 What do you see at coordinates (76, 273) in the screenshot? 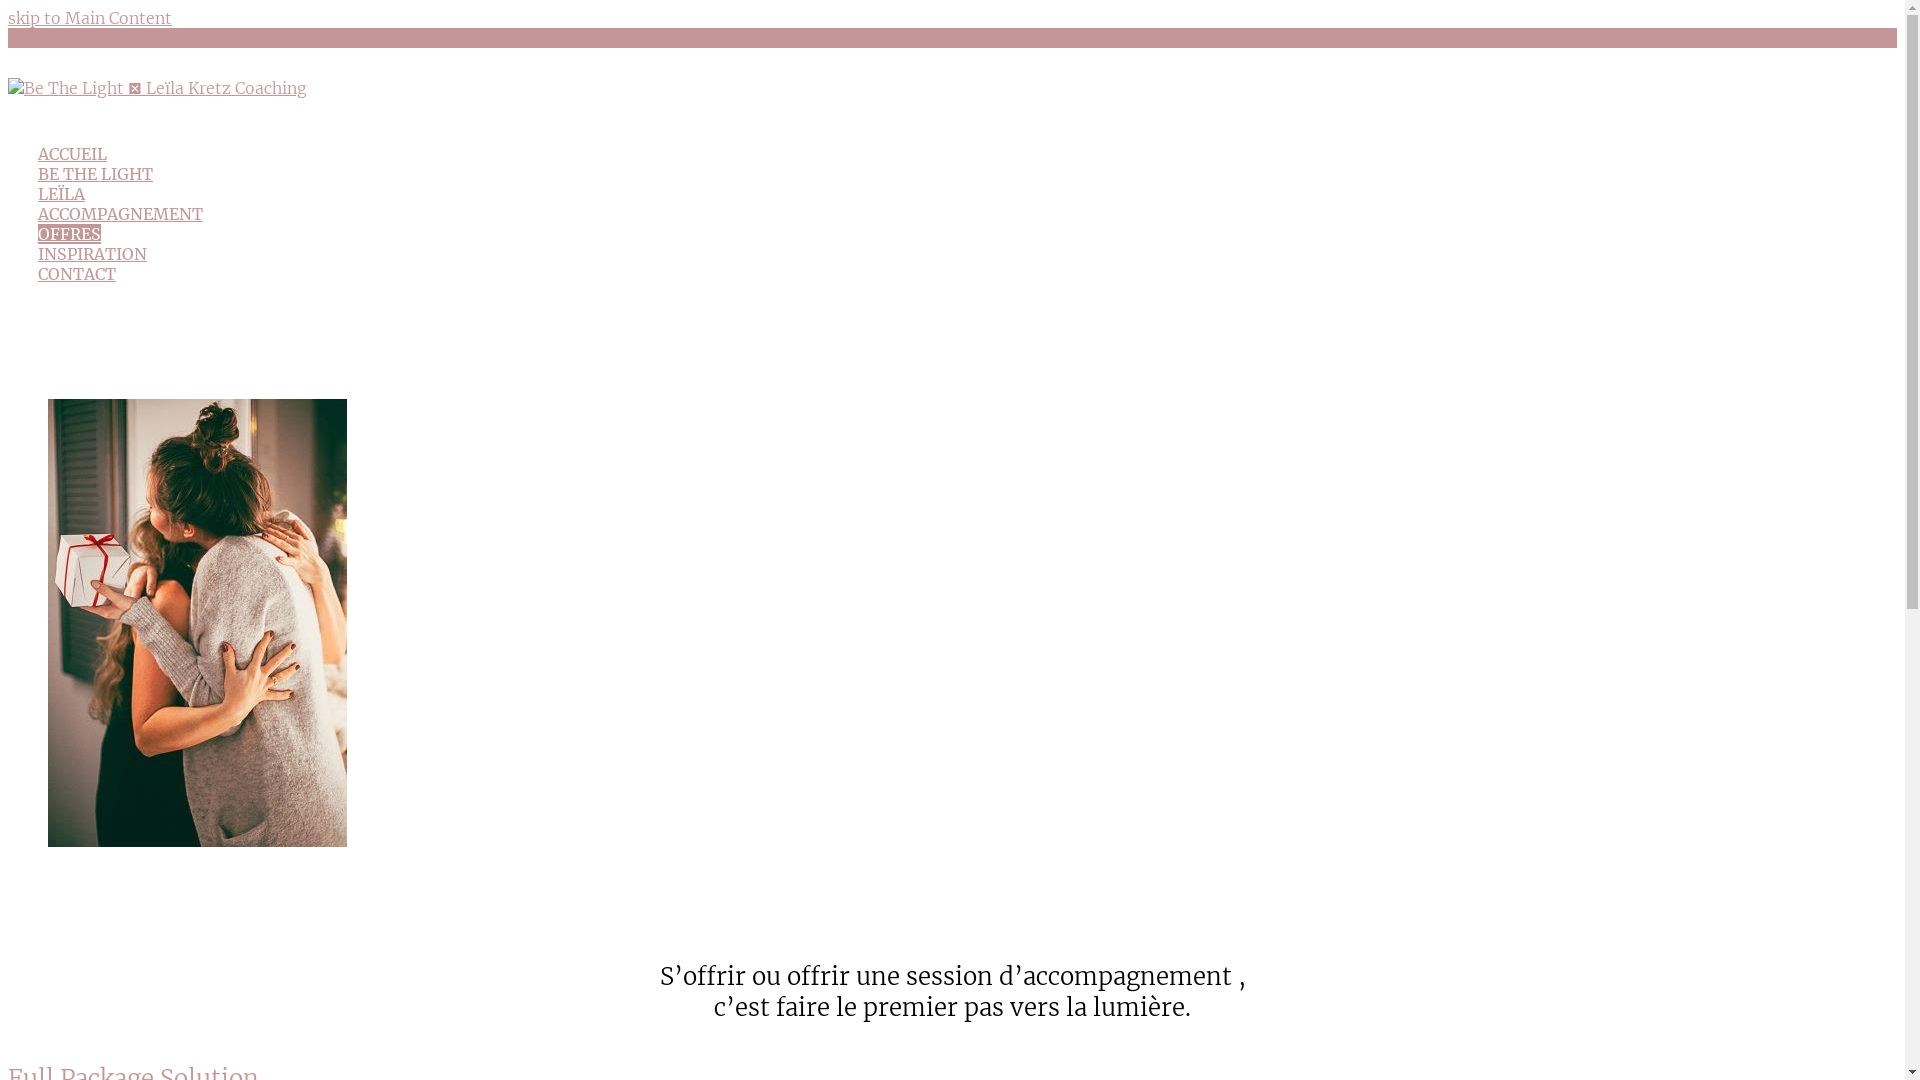
I see `'CONTACT'` at bounding box center [76, 273].